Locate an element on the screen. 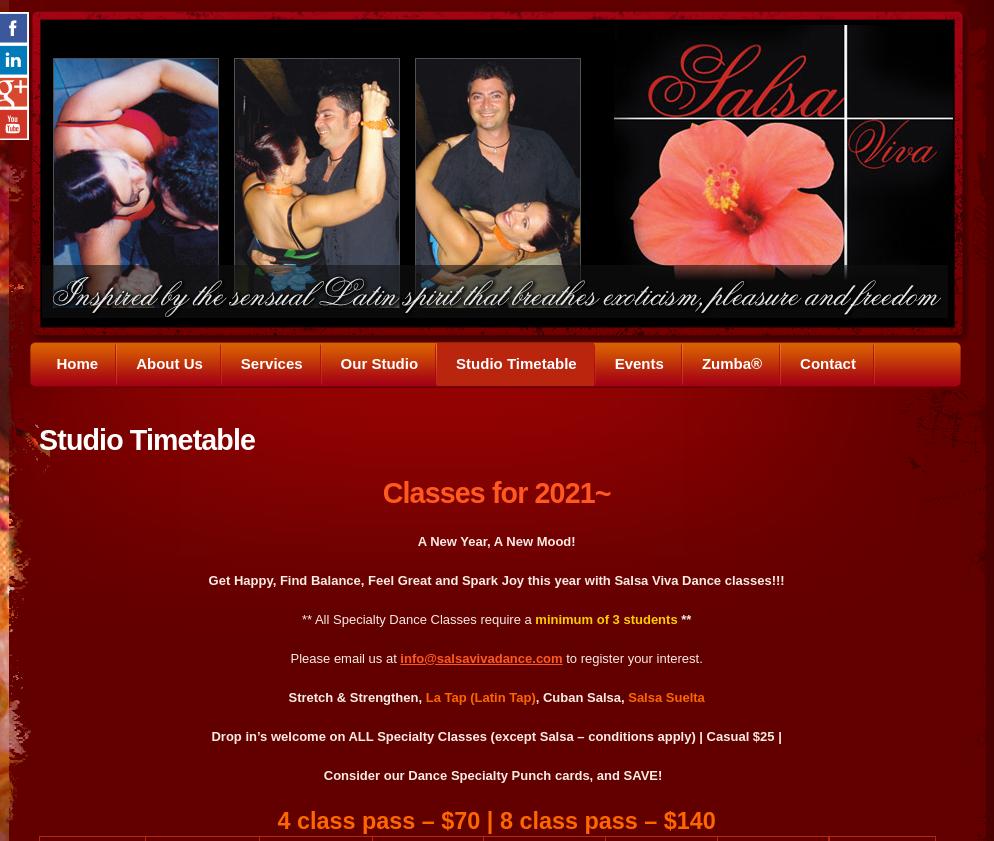 The image size is (994, 841). 'Drop in’s welcome on ALL Specialty Classes (except Salsa – conditions apply) | Casual $25 |' is located at coordinates (495, 735).